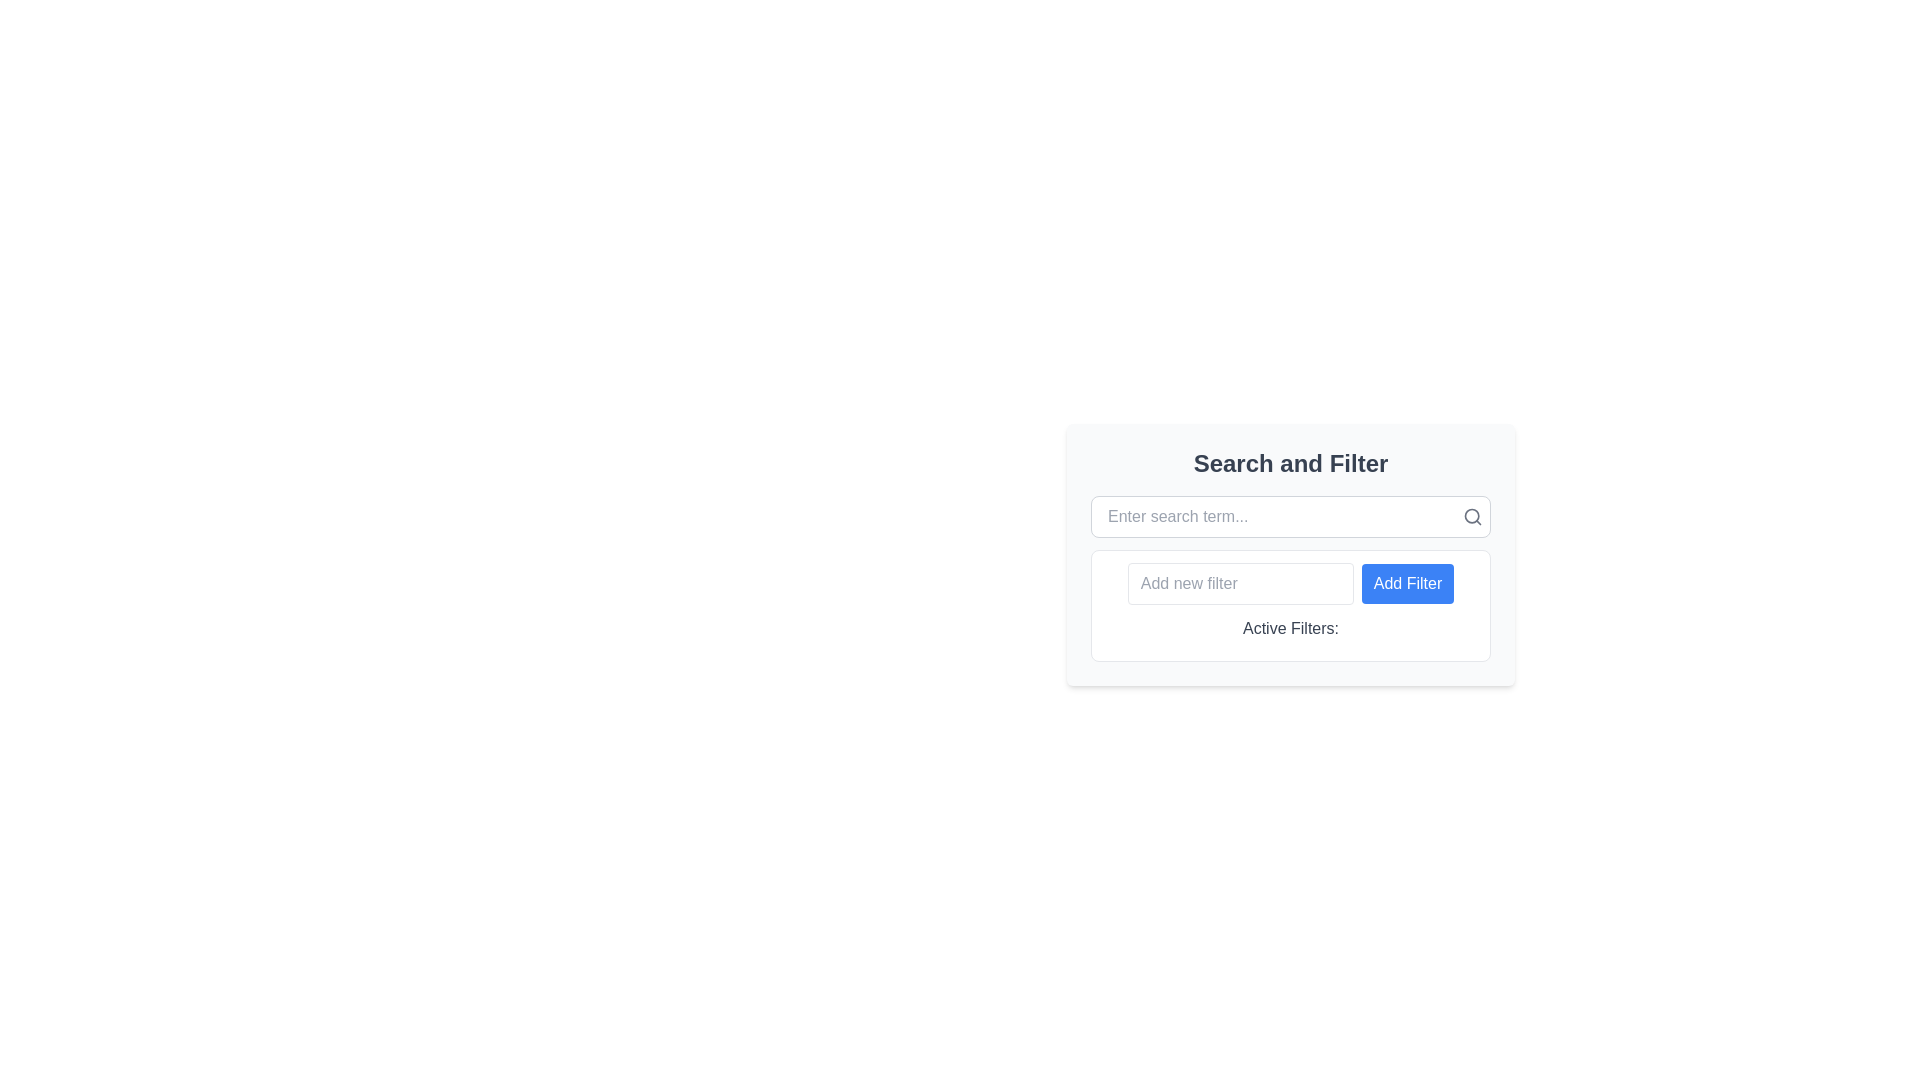 The height and width of the screenshot is (1080, 1920). Describe the element at coordinates (1472, 515) in the screenshot. I see `the circular part of the magnifying glass icon located at the right-hand side of the search bar, next to the 'Enter search term...' input field` at that location.